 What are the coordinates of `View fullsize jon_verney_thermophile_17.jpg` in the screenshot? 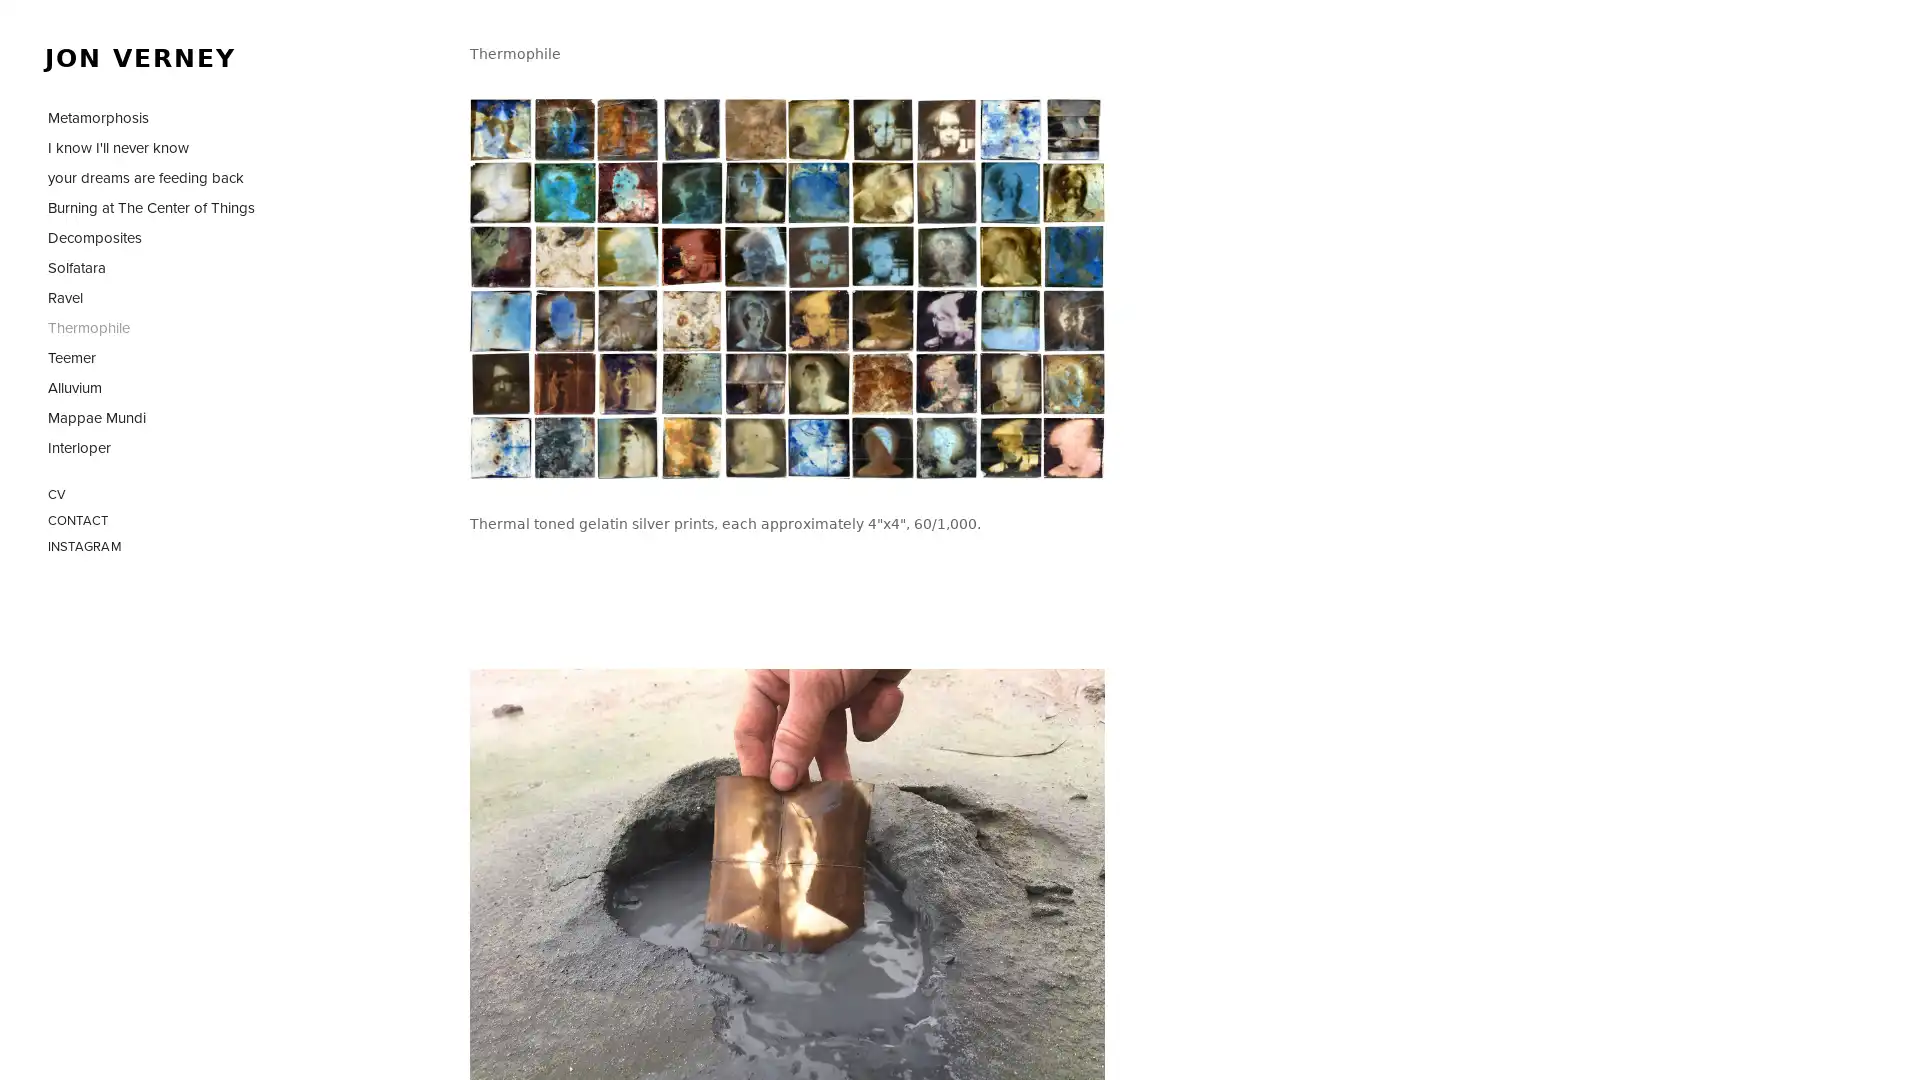 It's located at (881, 192).